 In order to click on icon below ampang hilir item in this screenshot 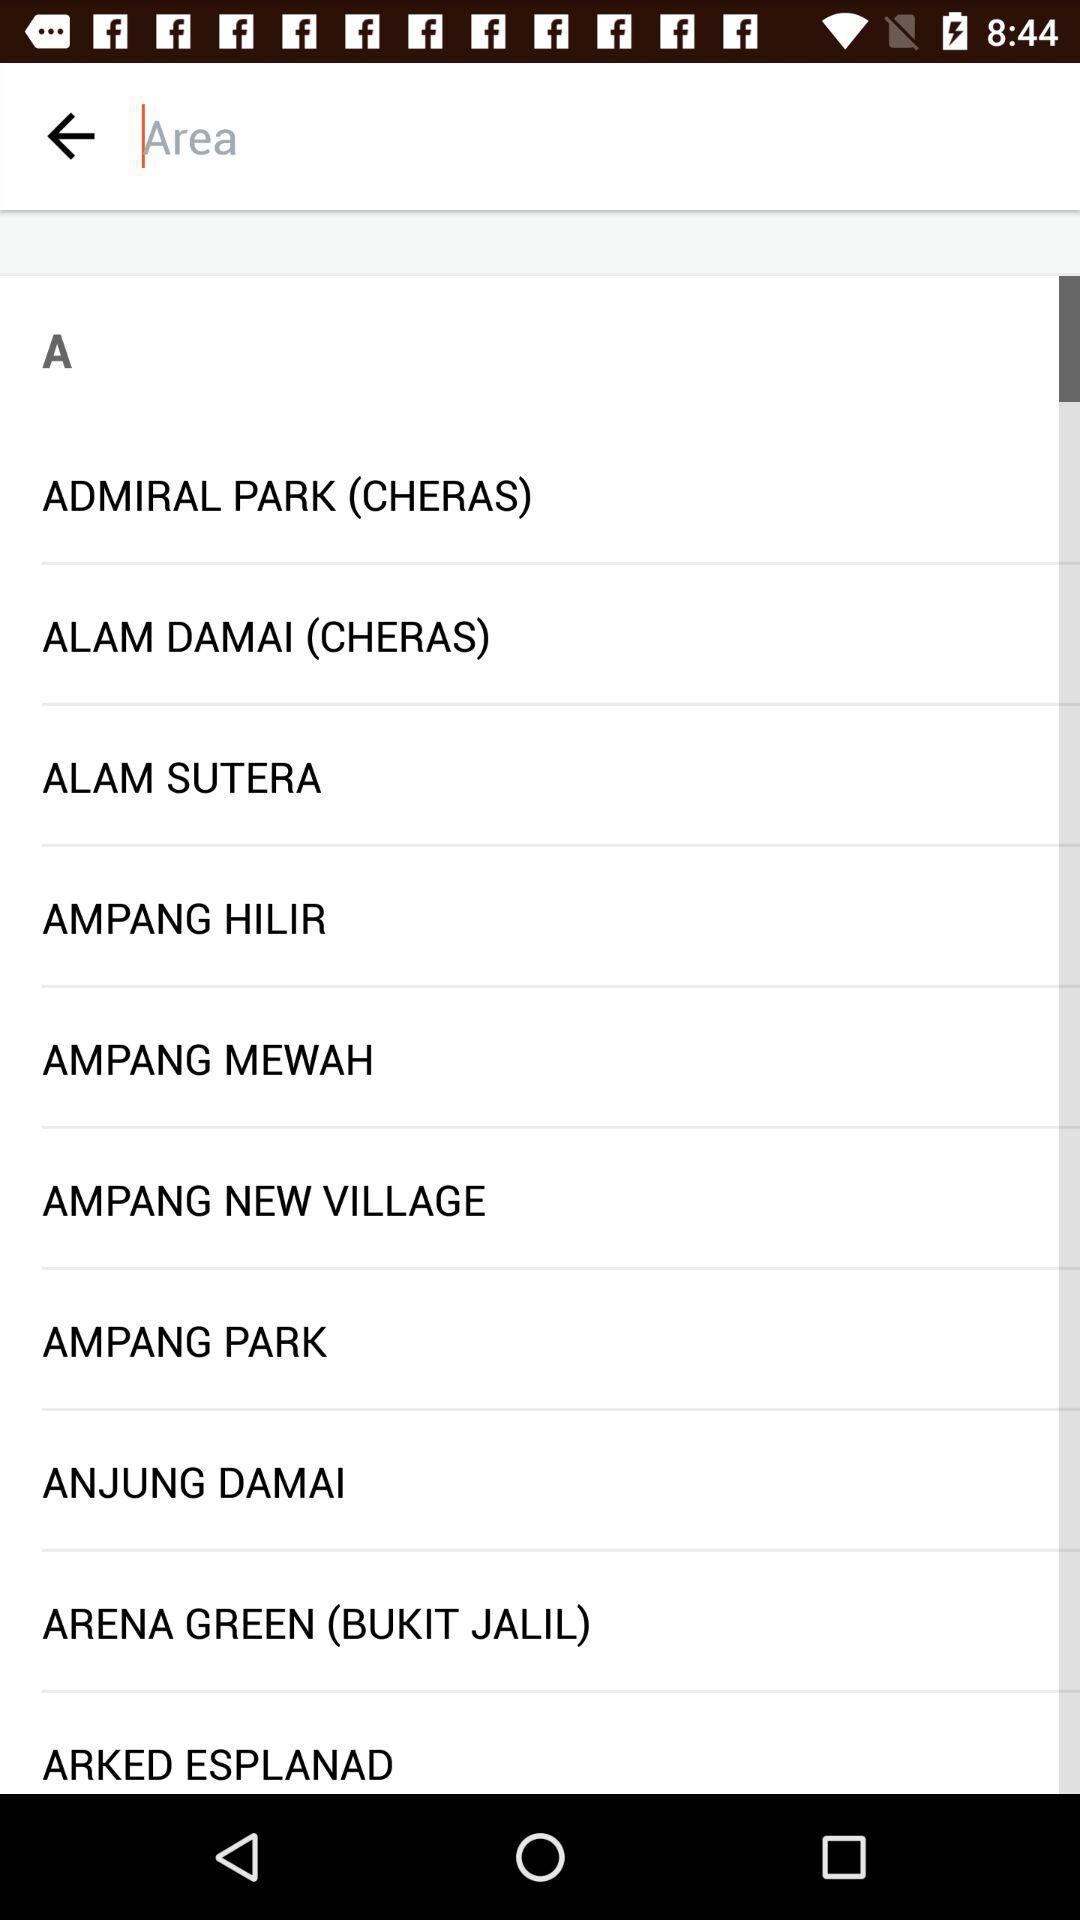, I will do `click(560, 986)`.